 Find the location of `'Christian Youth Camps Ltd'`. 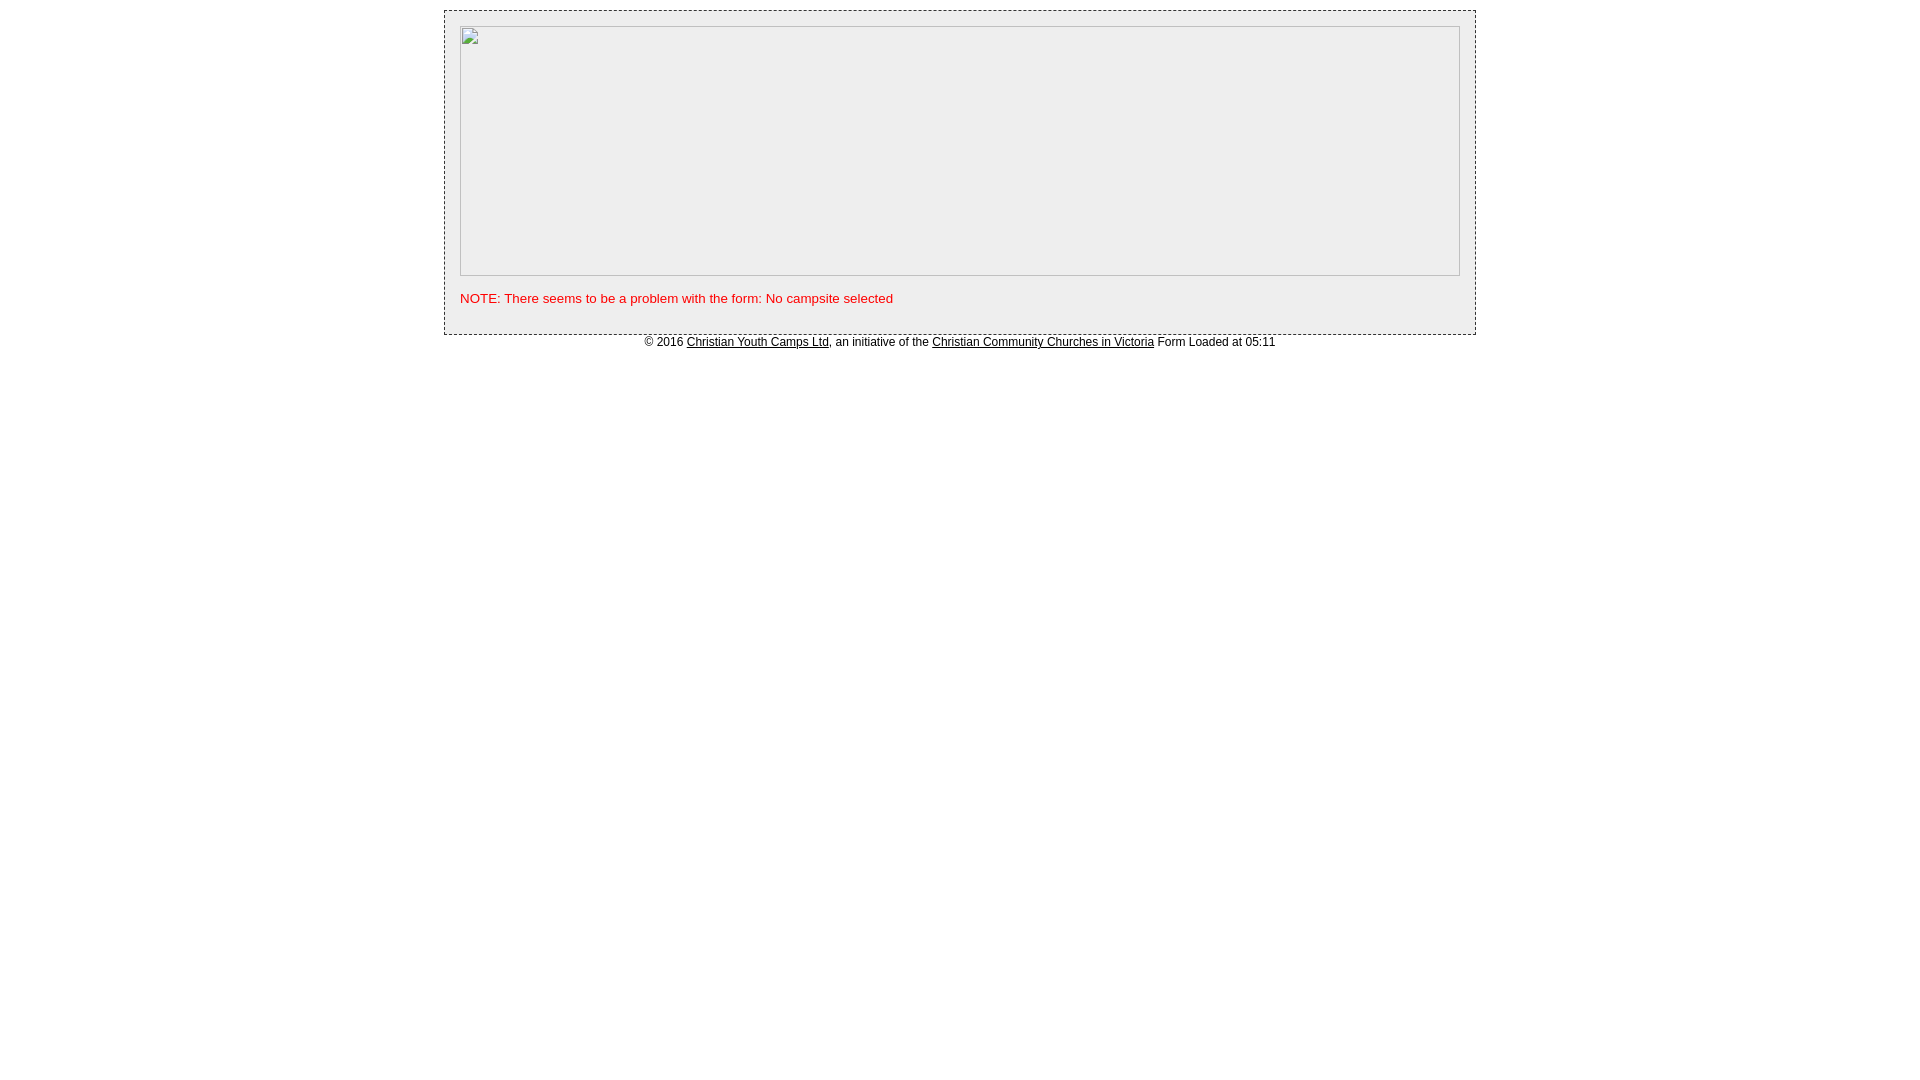

'Christian Youth Camps Ltd' is located at coordinates (686, 341).